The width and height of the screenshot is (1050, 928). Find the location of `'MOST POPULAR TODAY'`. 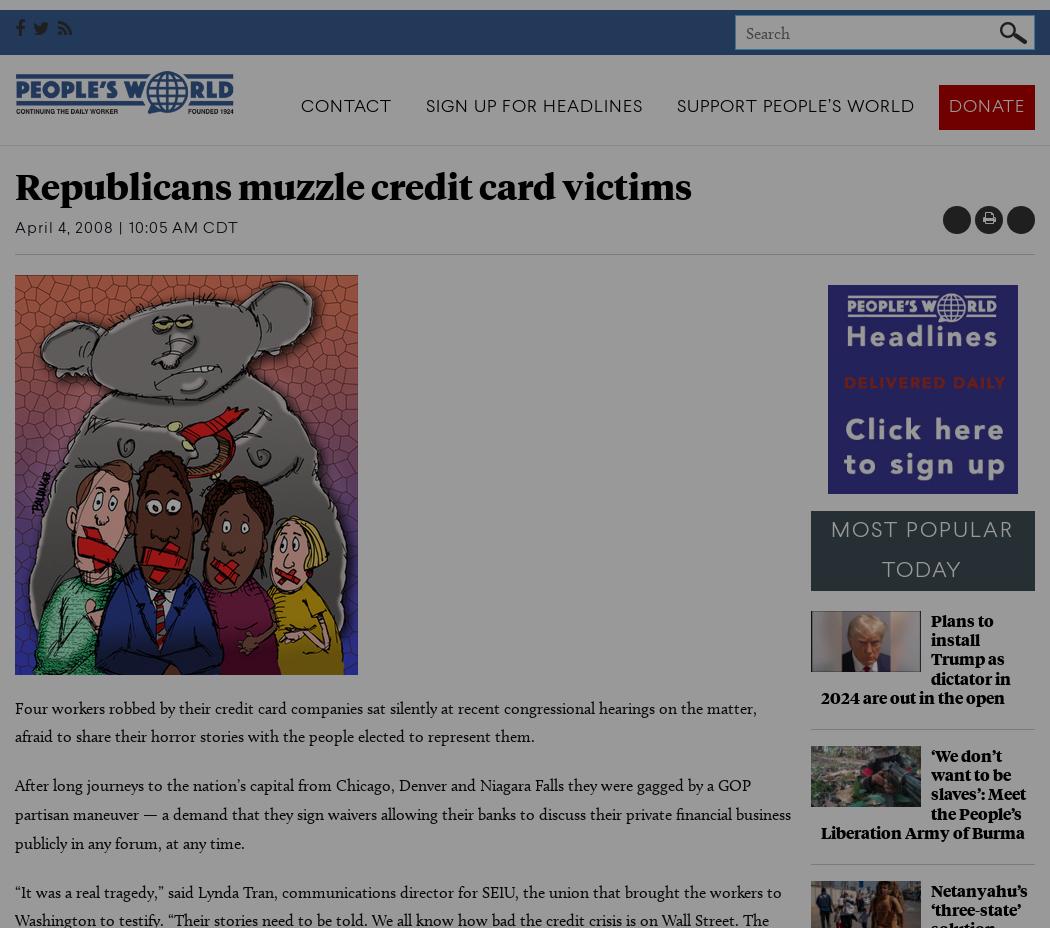

'MOST POPULAR TODAY' is located at coordinates (922, 550).